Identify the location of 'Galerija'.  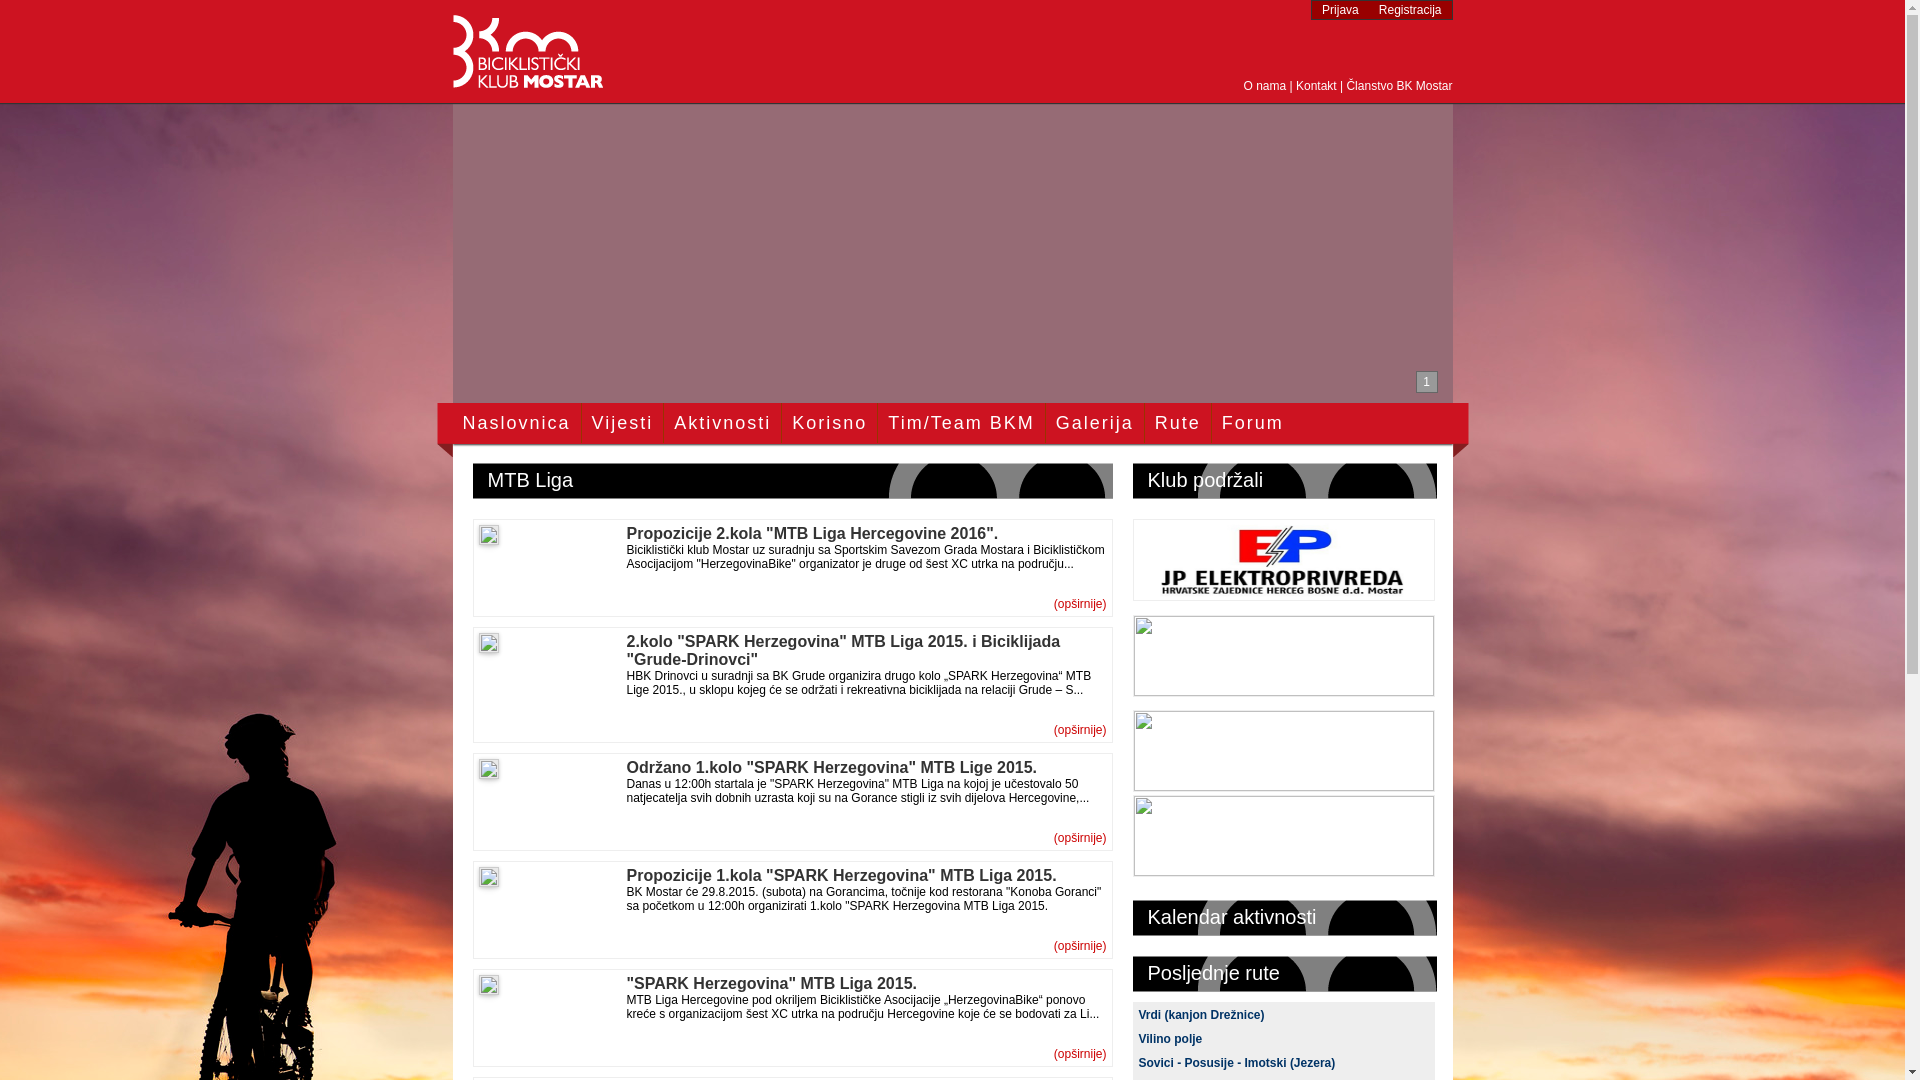
(1055, 422).